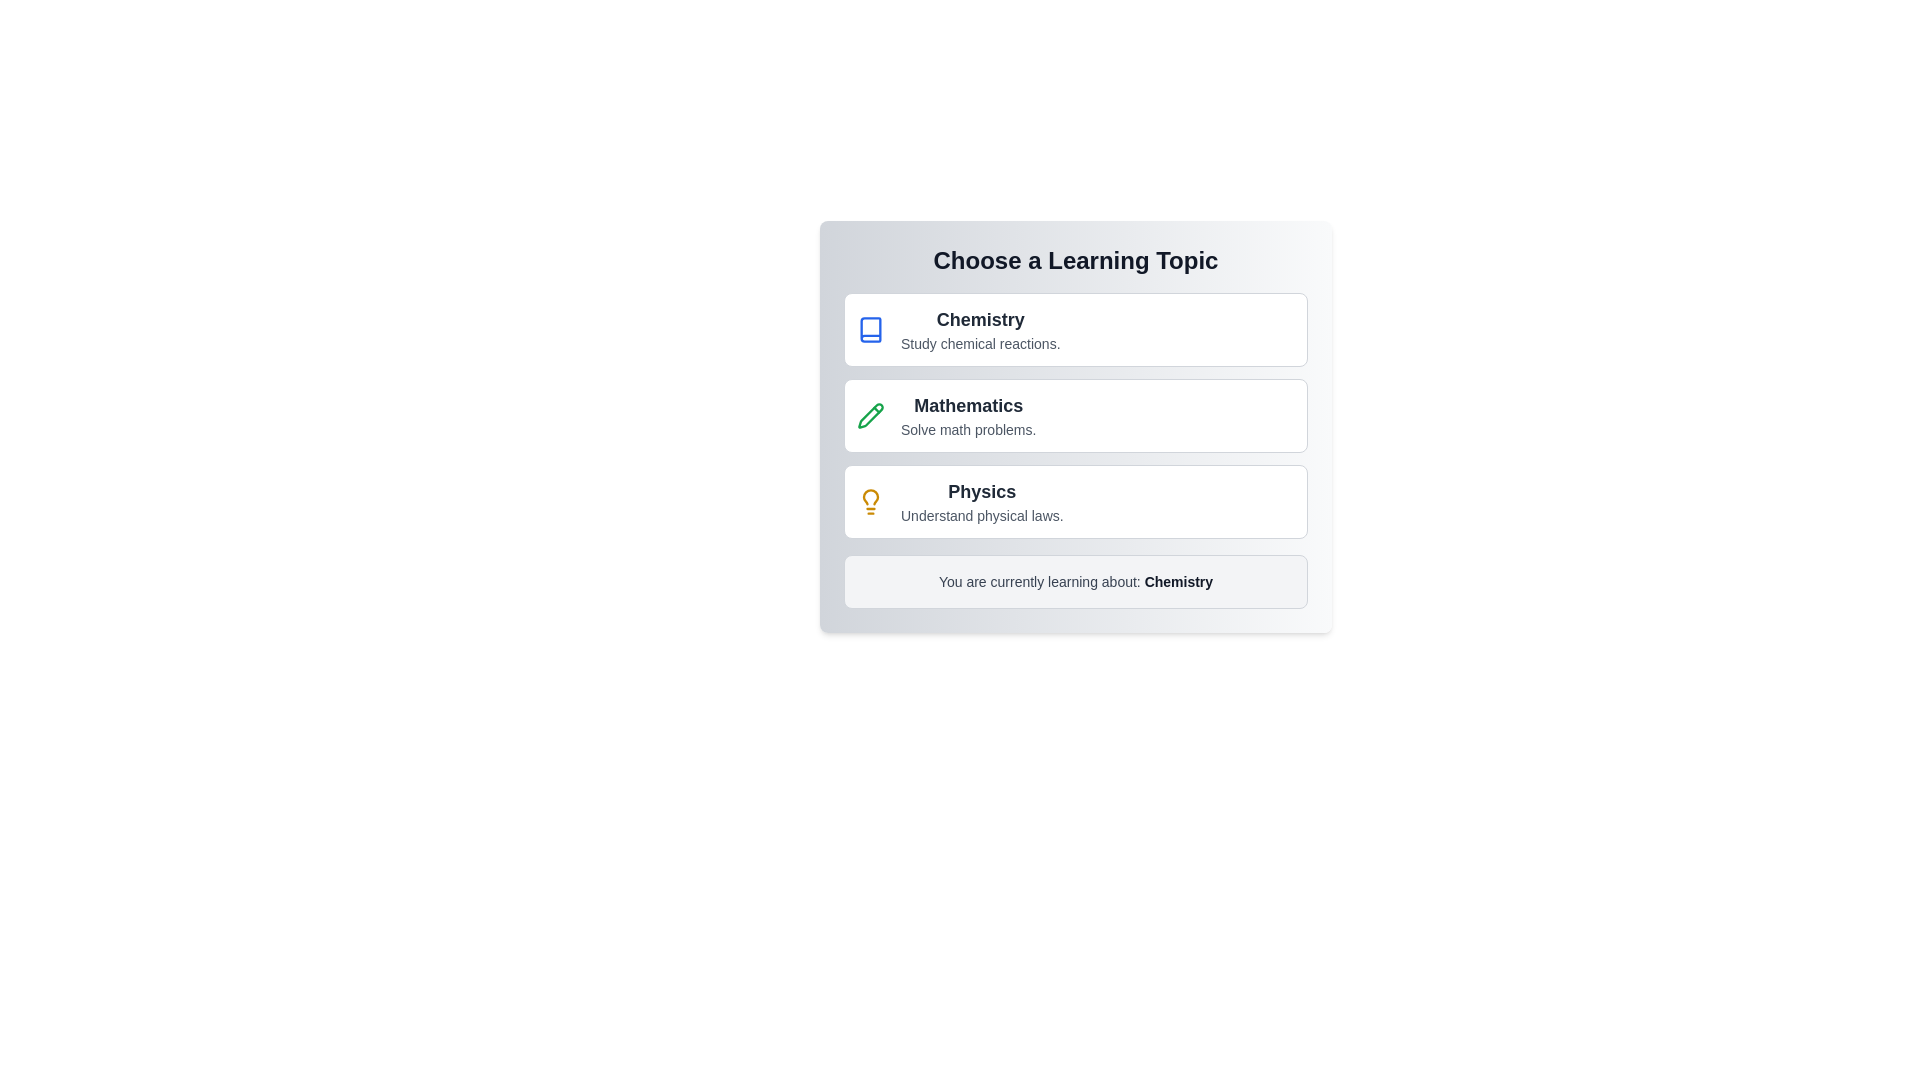 The width and height of the screenshot is (1920, 1080). What do you see at coordinates (1074, 329) in the screenshot?
I see `the button labeled 'Chemistry', which is the first button in a vertical grid layout, to select it as the topic of interest` at bounding box center [1074, 329].